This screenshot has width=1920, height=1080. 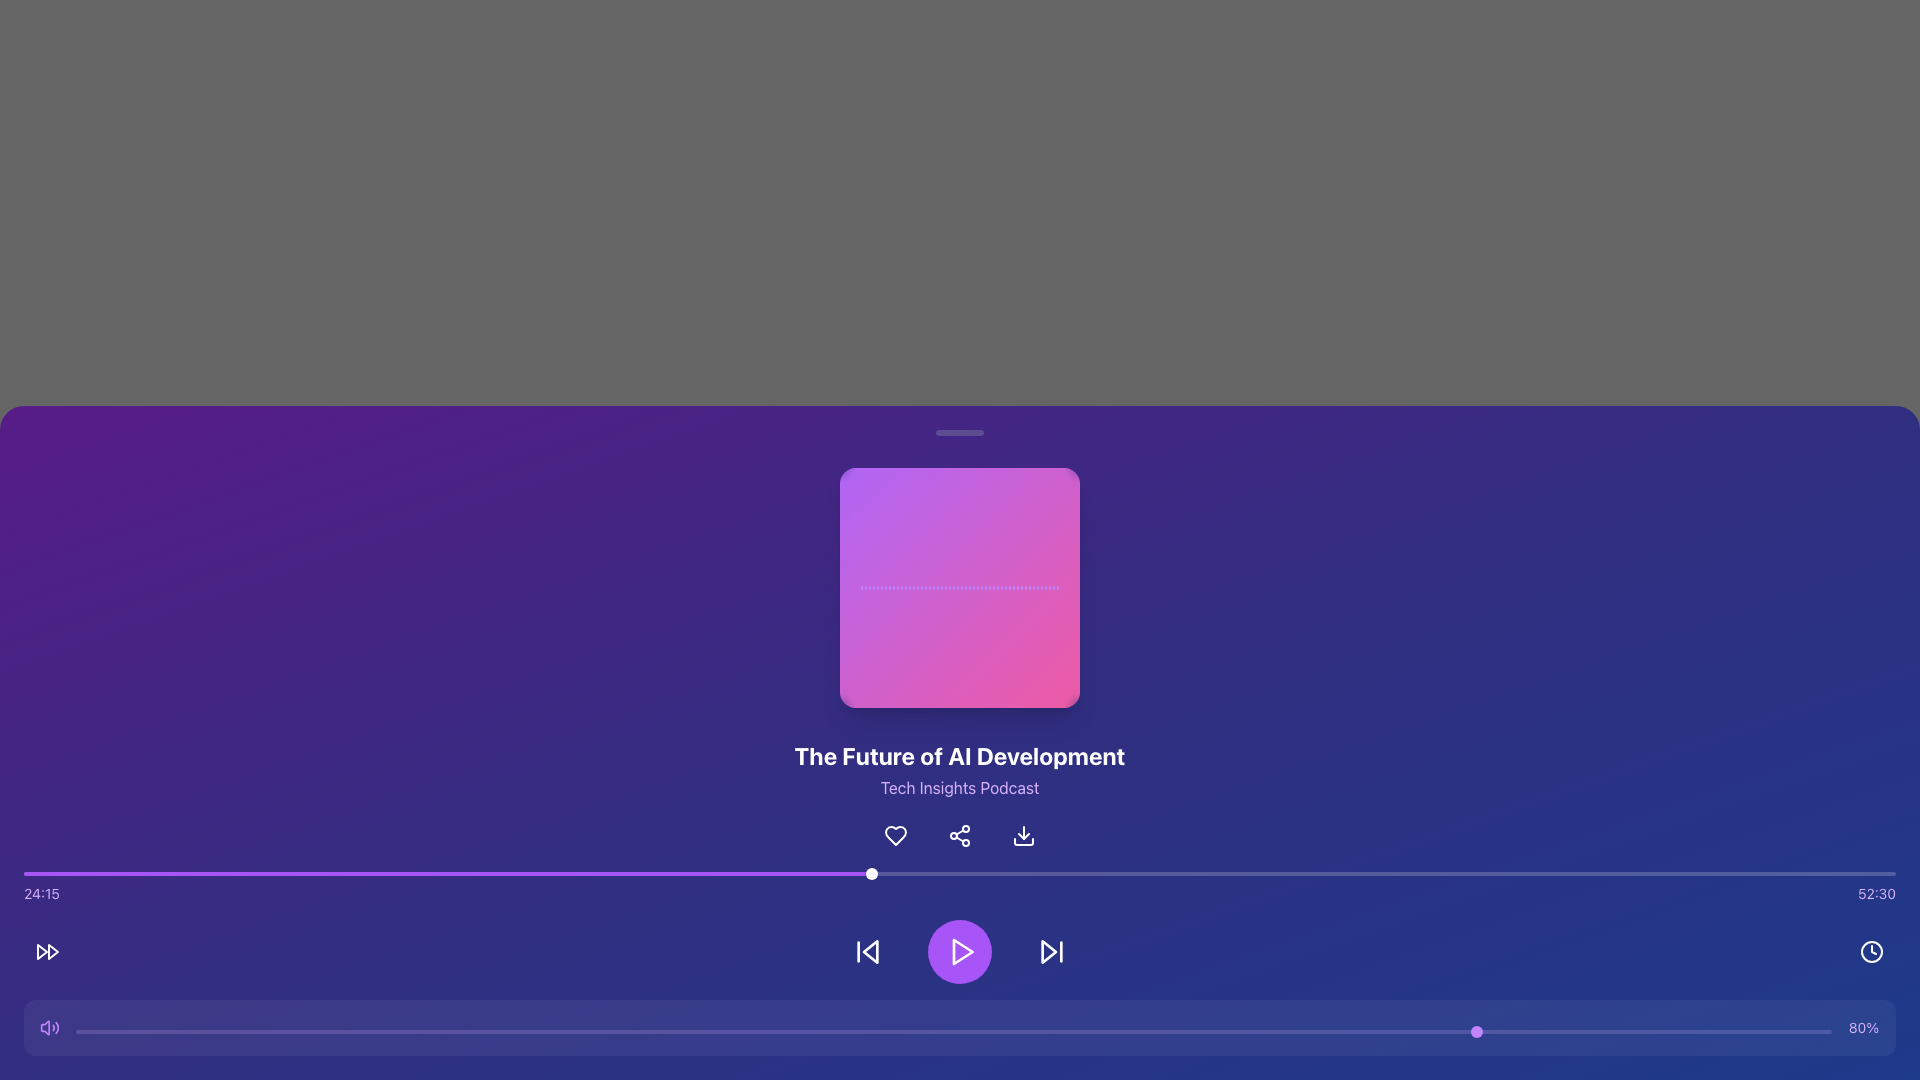 What do you see at coordinates (868, 951) in the screenshot?
I see `the leftmost 'skip back' button in the media player interface` at bounding box center [868, 951].